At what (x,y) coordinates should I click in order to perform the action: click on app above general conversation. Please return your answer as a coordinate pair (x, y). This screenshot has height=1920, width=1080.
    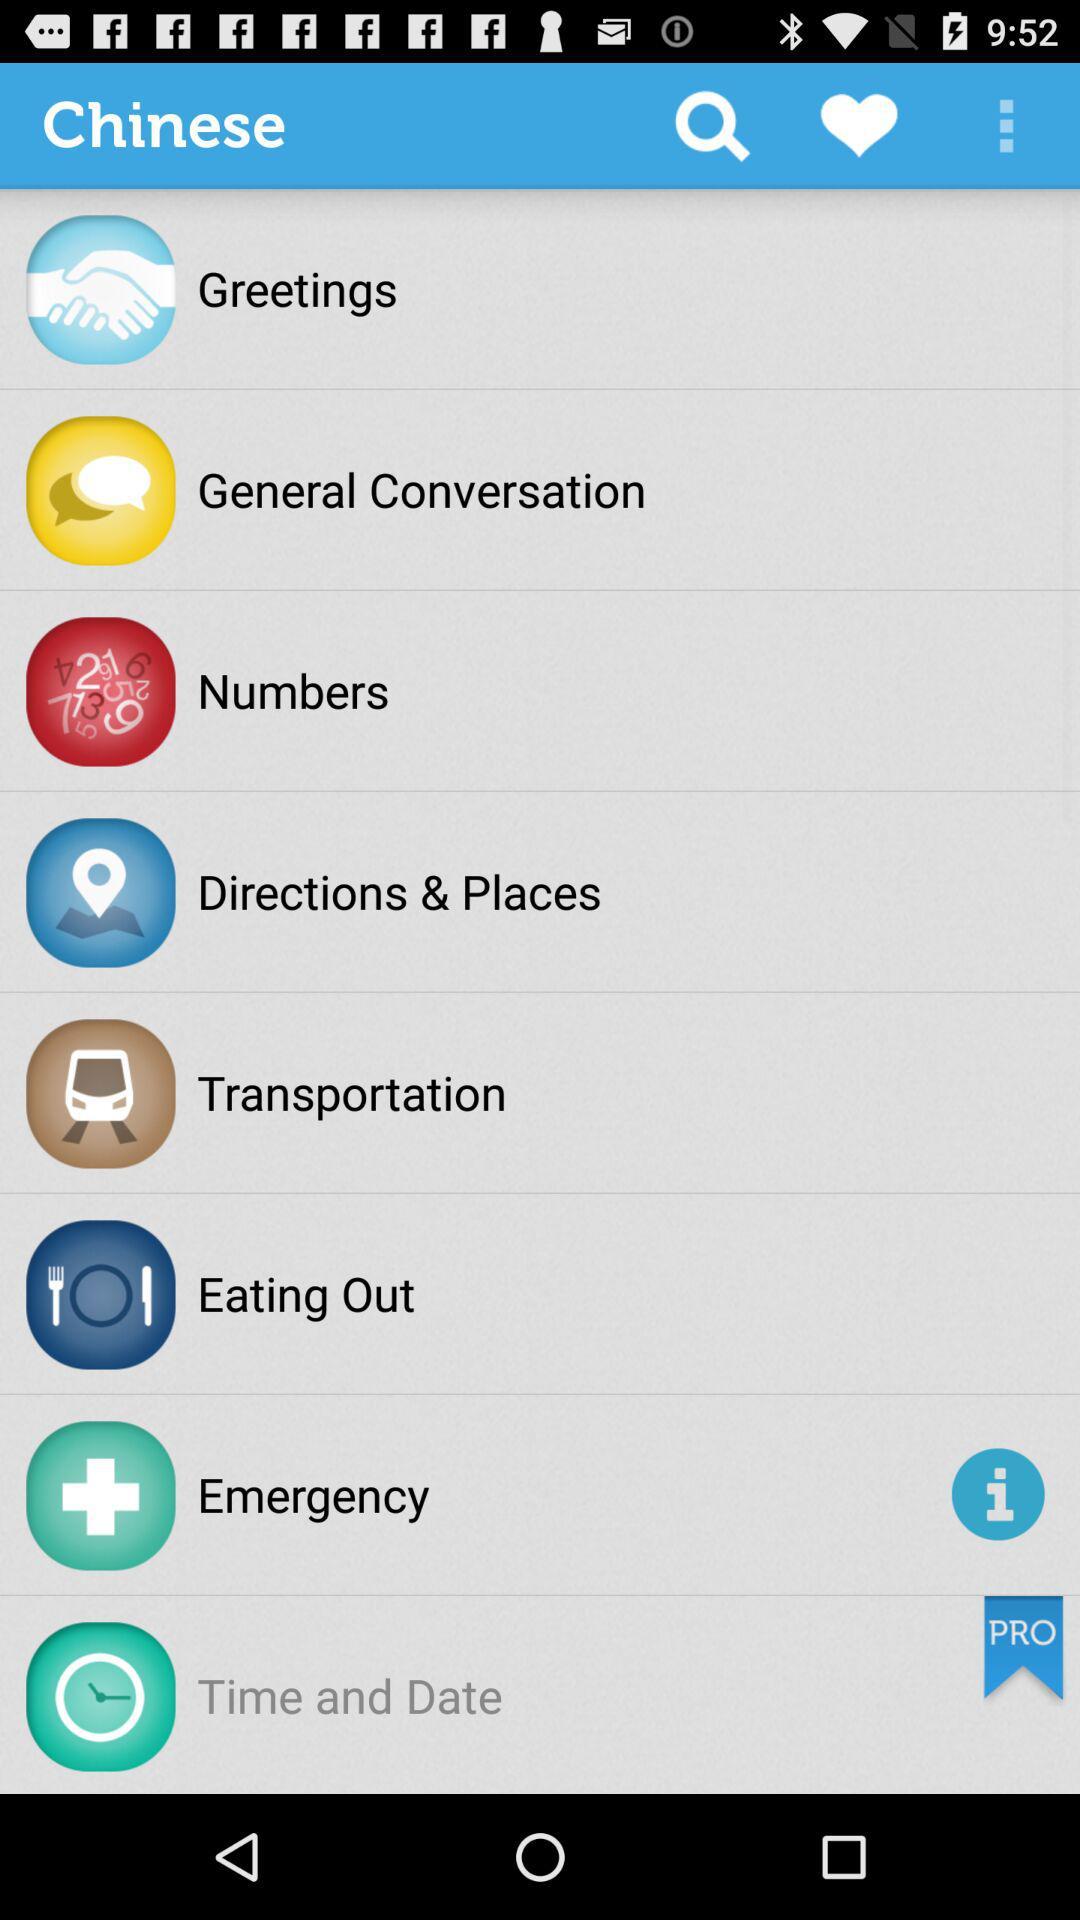
    Looking at the image, I should click on (711, 124).